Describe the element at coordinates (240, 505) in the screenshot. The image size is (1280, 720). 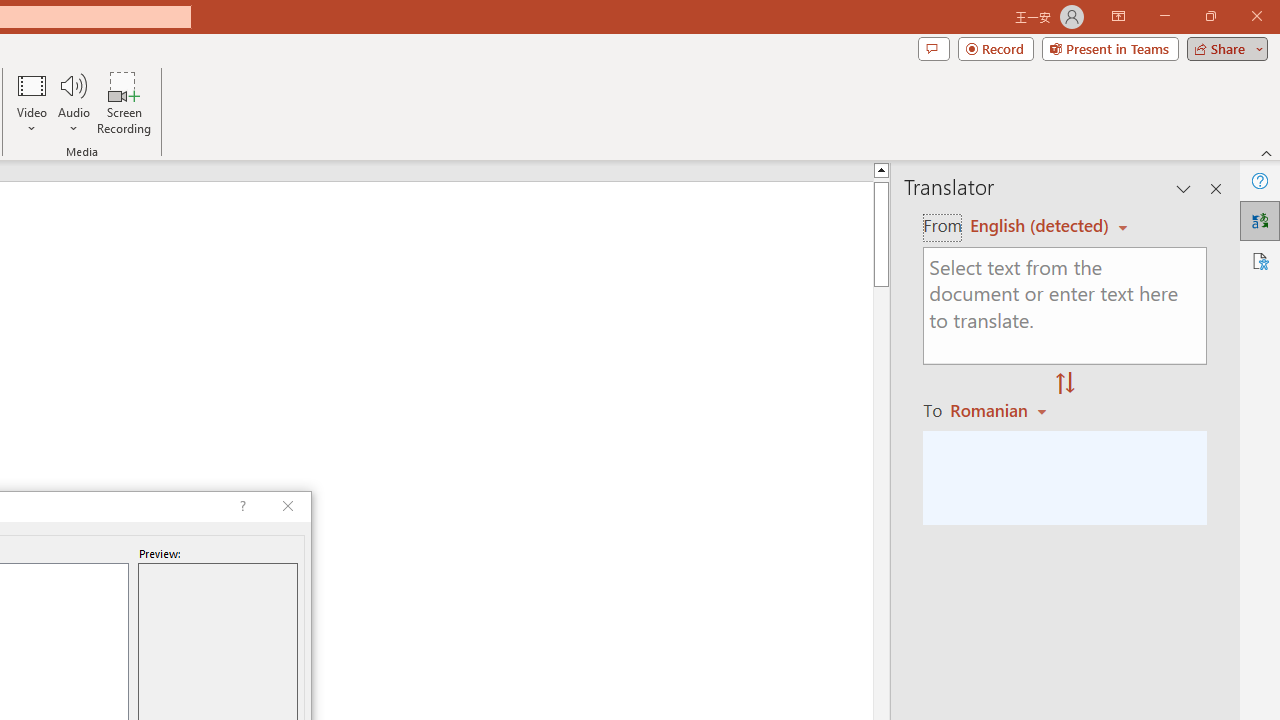
I see `'Context help'` at that location.